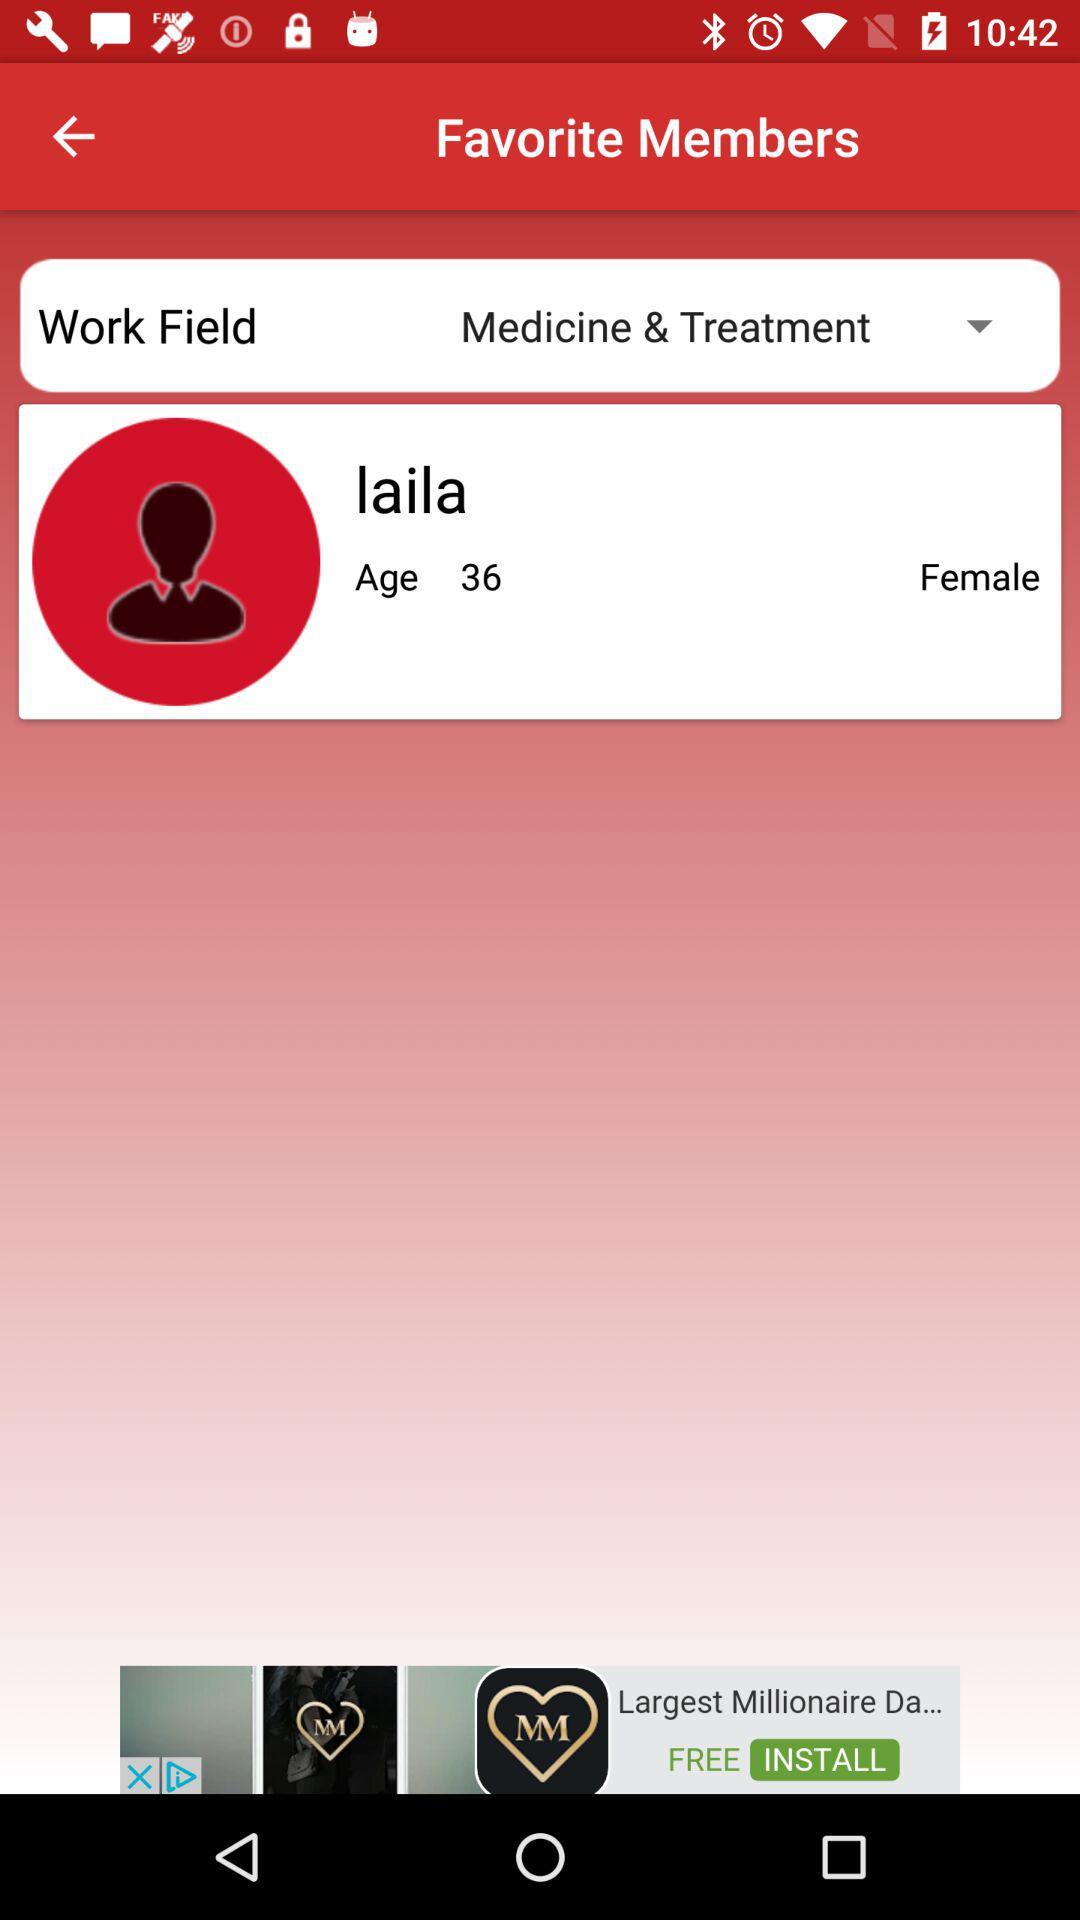 The width and height of the screenshot is (1080, 1920). Describe the element at coordinates (540, 1727) in the screenshot. I see `for advertisement` at that location.